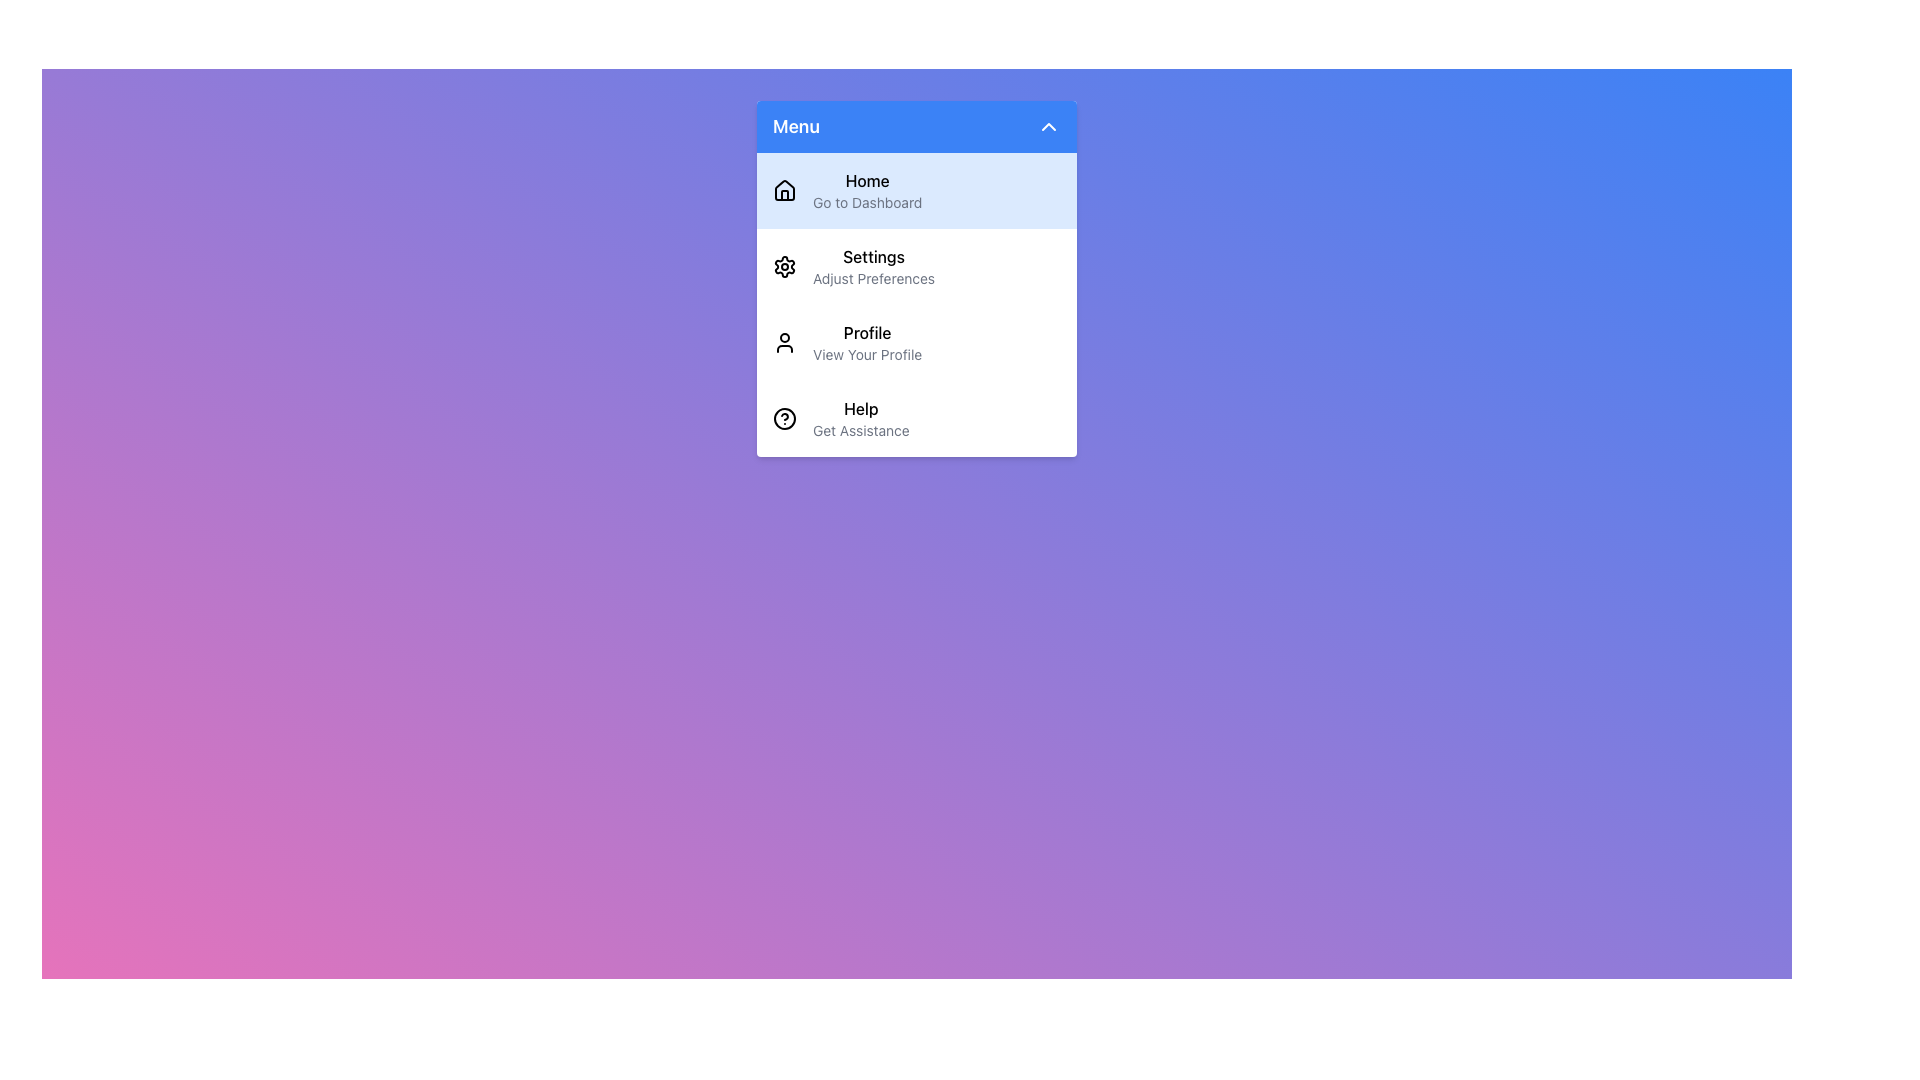 Image resolution: width=1920 pixels, height=1080 pixels. What do you see at coordinates (867, 331) in the screenshot?
I see `the 'Profile' text label in the settings menu dropdown, which is positioned above the 'Help' option` at bounding box center [867, 331].